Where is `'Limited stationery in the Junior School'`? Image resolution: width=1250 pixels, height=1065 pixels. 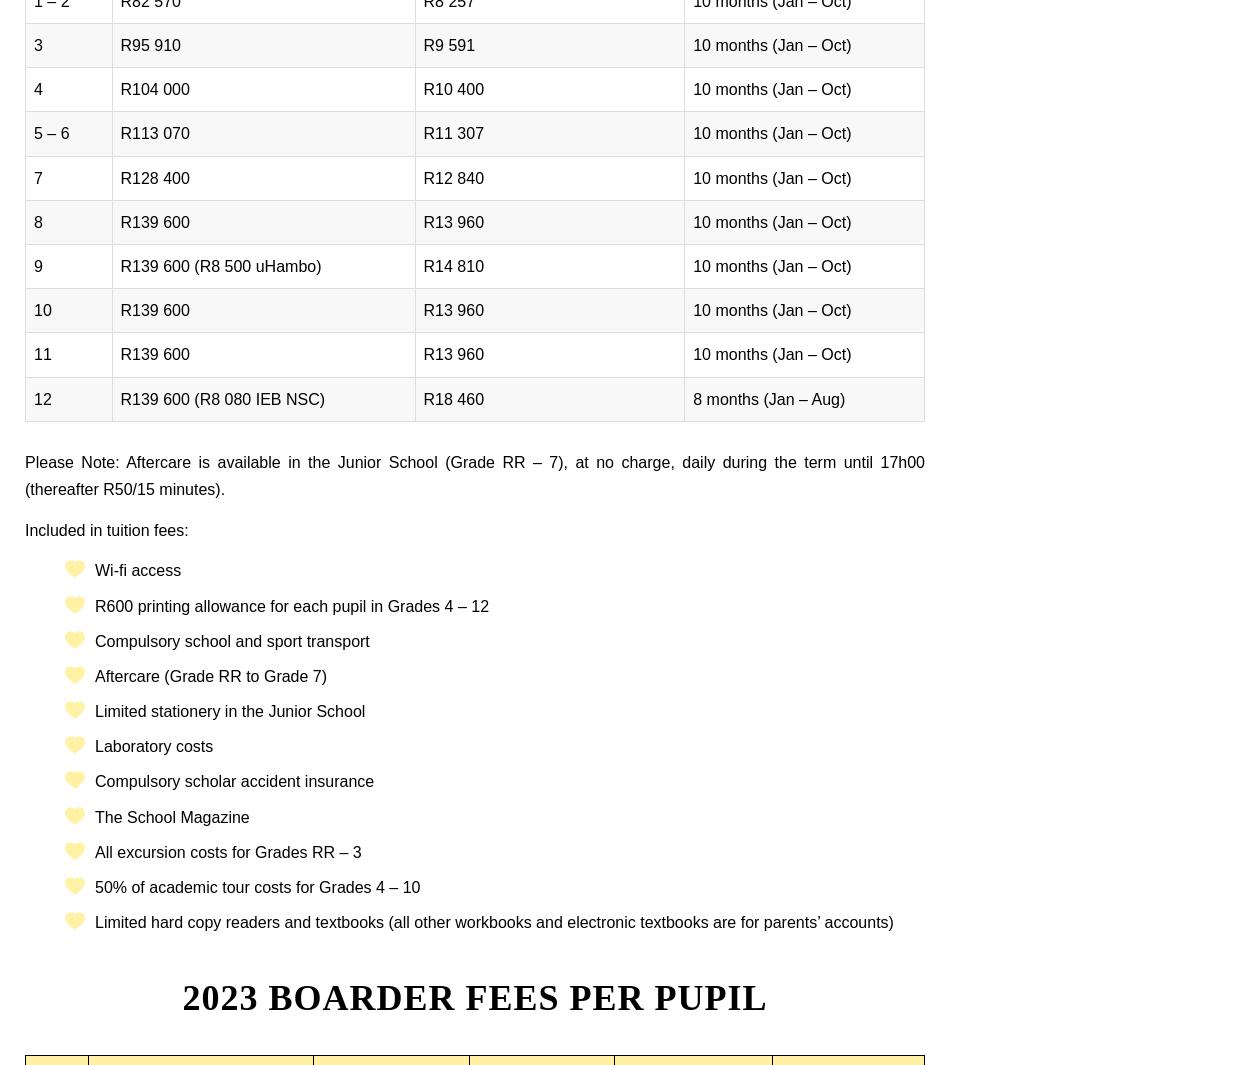
'Limited stationery in the Junior School' is located at coordinates (229, 711).